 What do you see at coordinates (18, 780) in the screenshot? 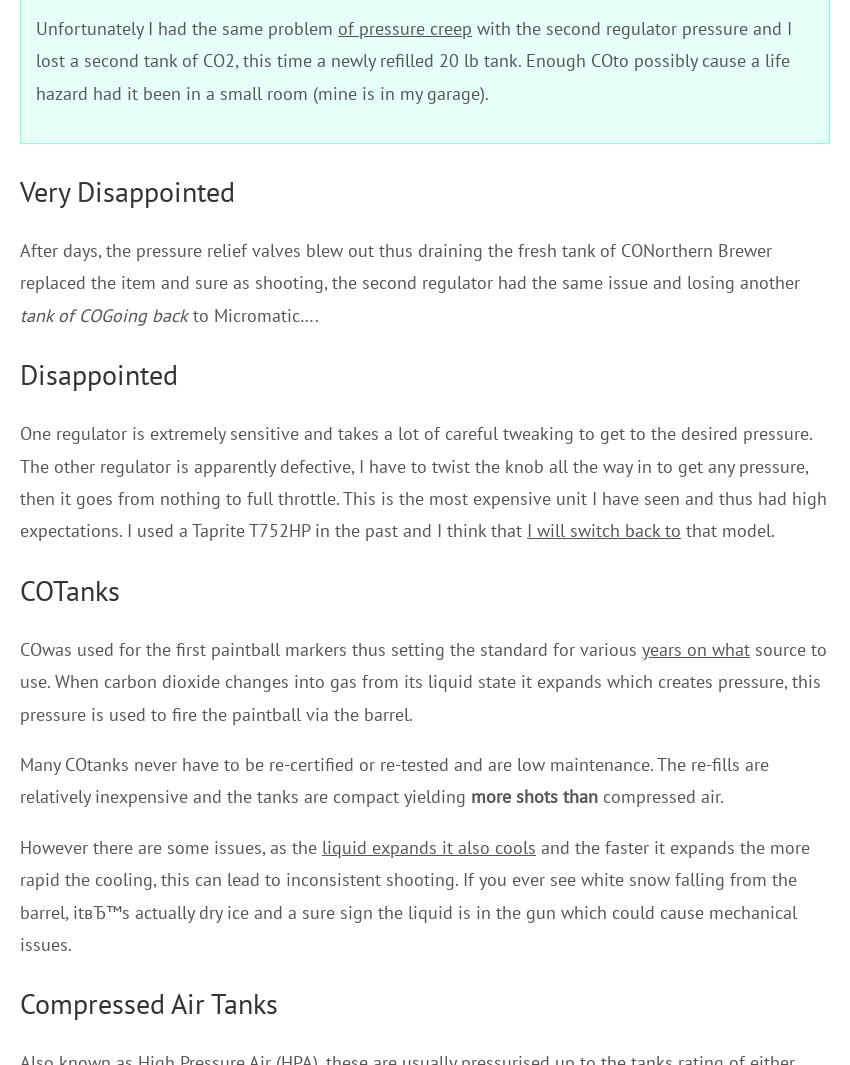
I see `'Many COtanks never have to be re-certified or re-tested and are low maintenance. The re-fills are relatively inexpensive and the tanks are compact yielding'` at bounding box center [18, 780].